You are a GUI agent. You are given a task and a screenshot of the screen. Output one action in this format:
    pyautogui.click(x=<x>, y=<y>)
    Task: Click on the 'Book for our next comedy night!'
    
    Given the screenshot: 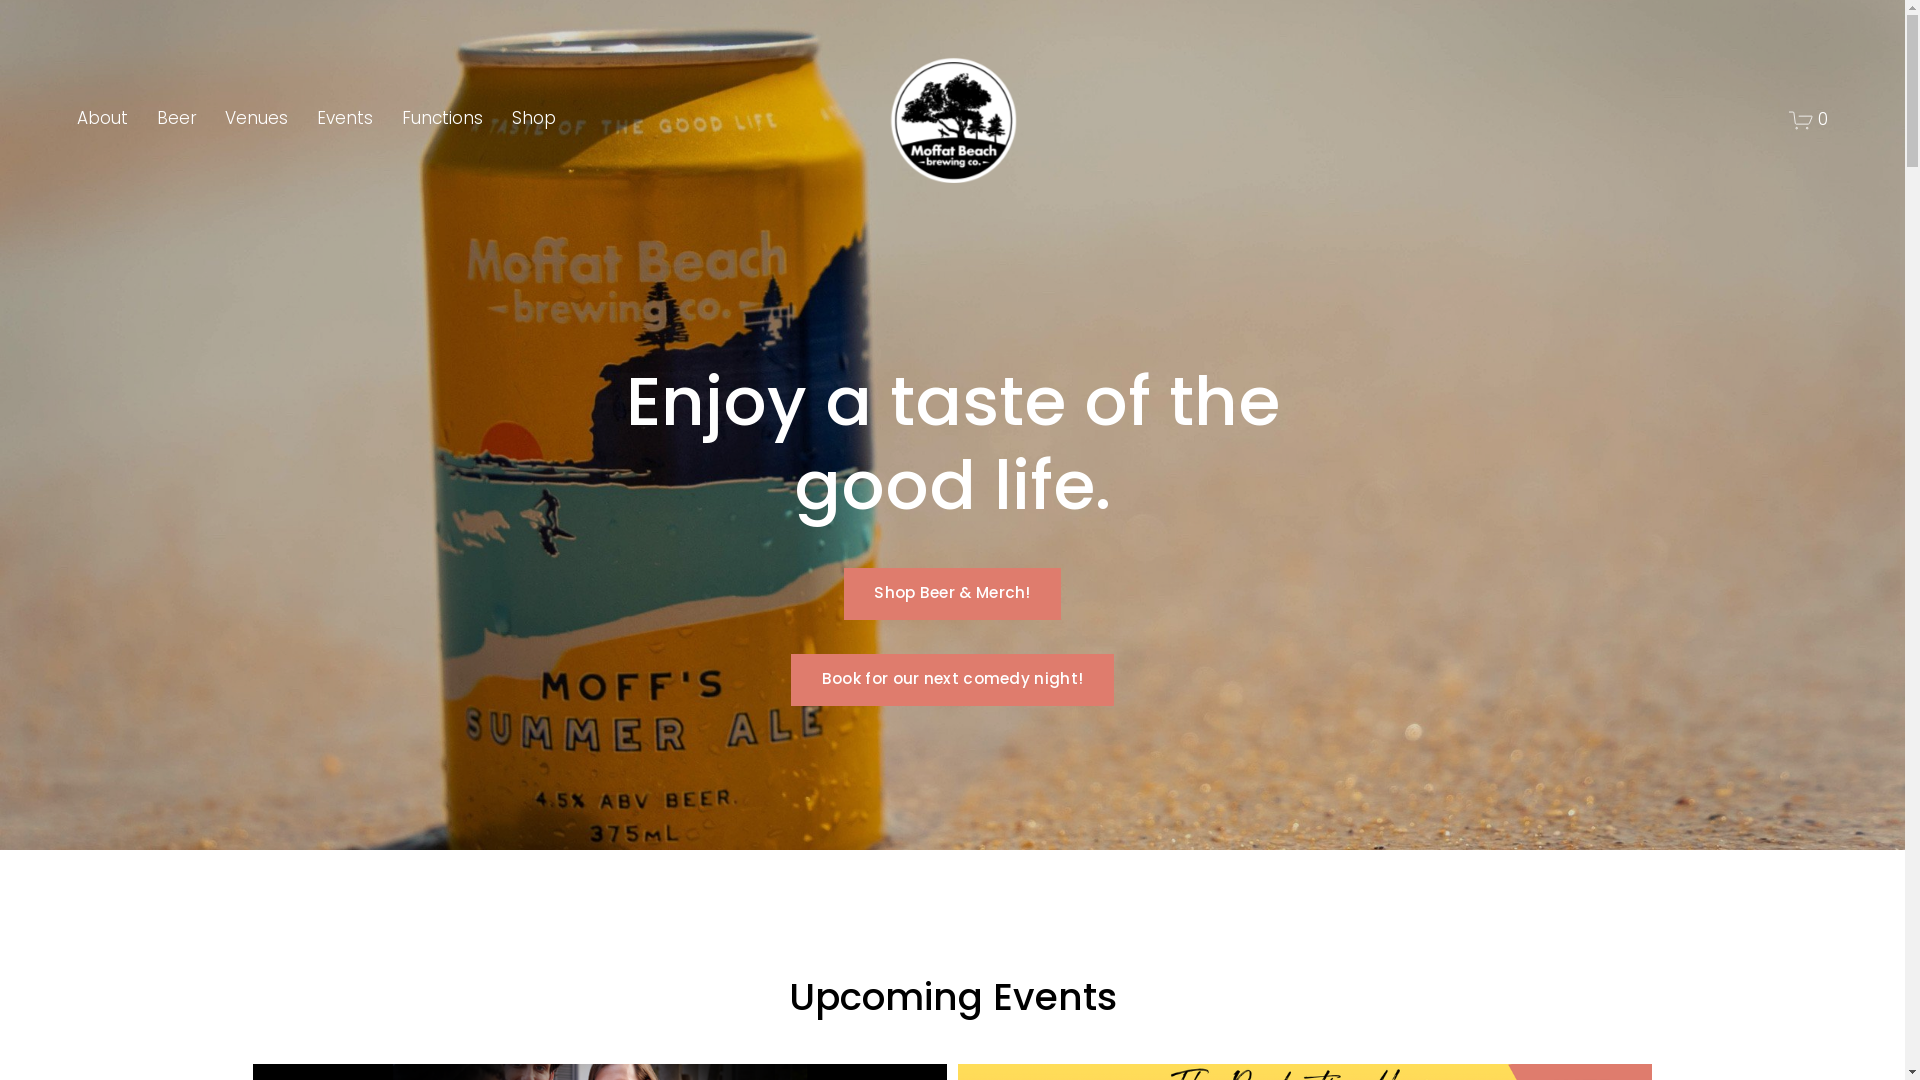 What is the action you would take?
    pyautogui.click(x=951, y=678)
    